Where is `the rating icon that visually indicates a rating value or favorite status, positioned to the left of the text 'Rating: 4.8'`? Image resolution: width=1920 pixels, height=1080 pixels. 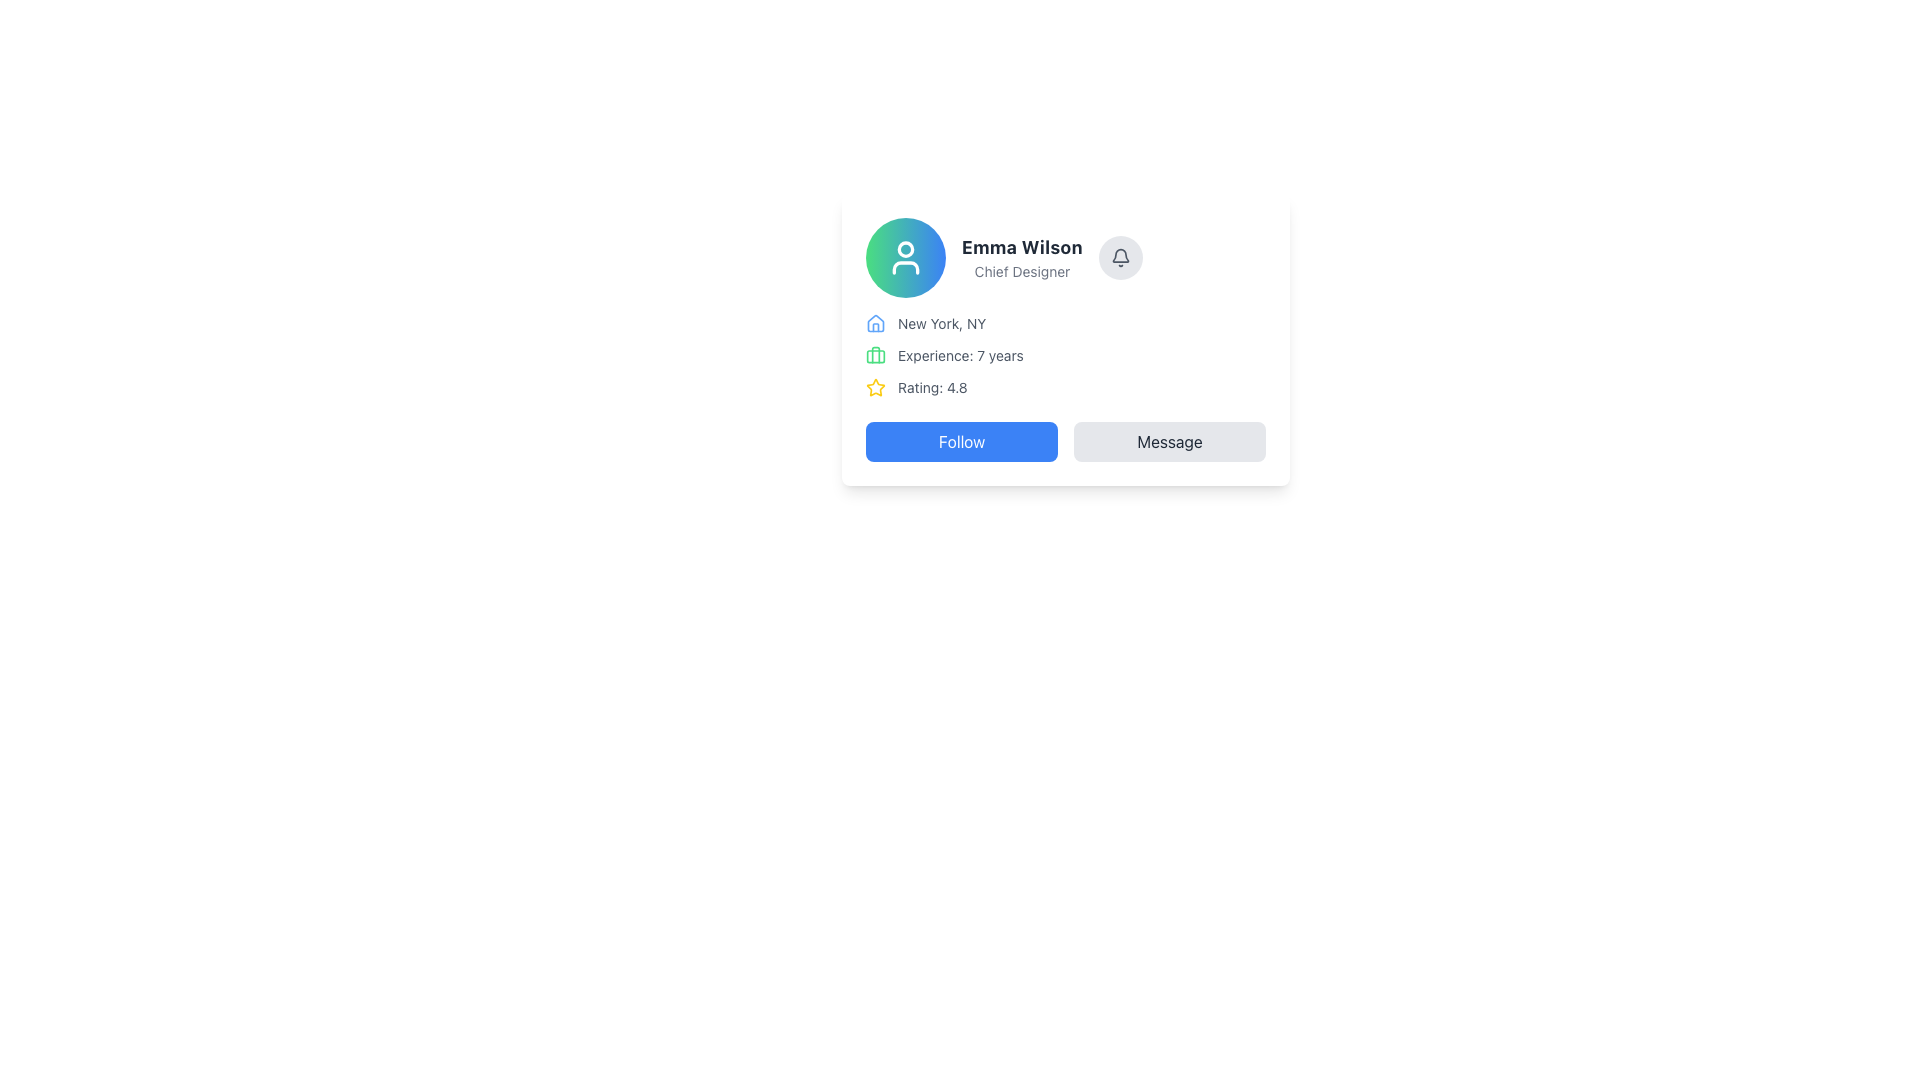 the rating icon that visually indicates a rating value or favorite status, positioned to the left of the text 'Rating: 4.8' is located at coordinates (875, 388).